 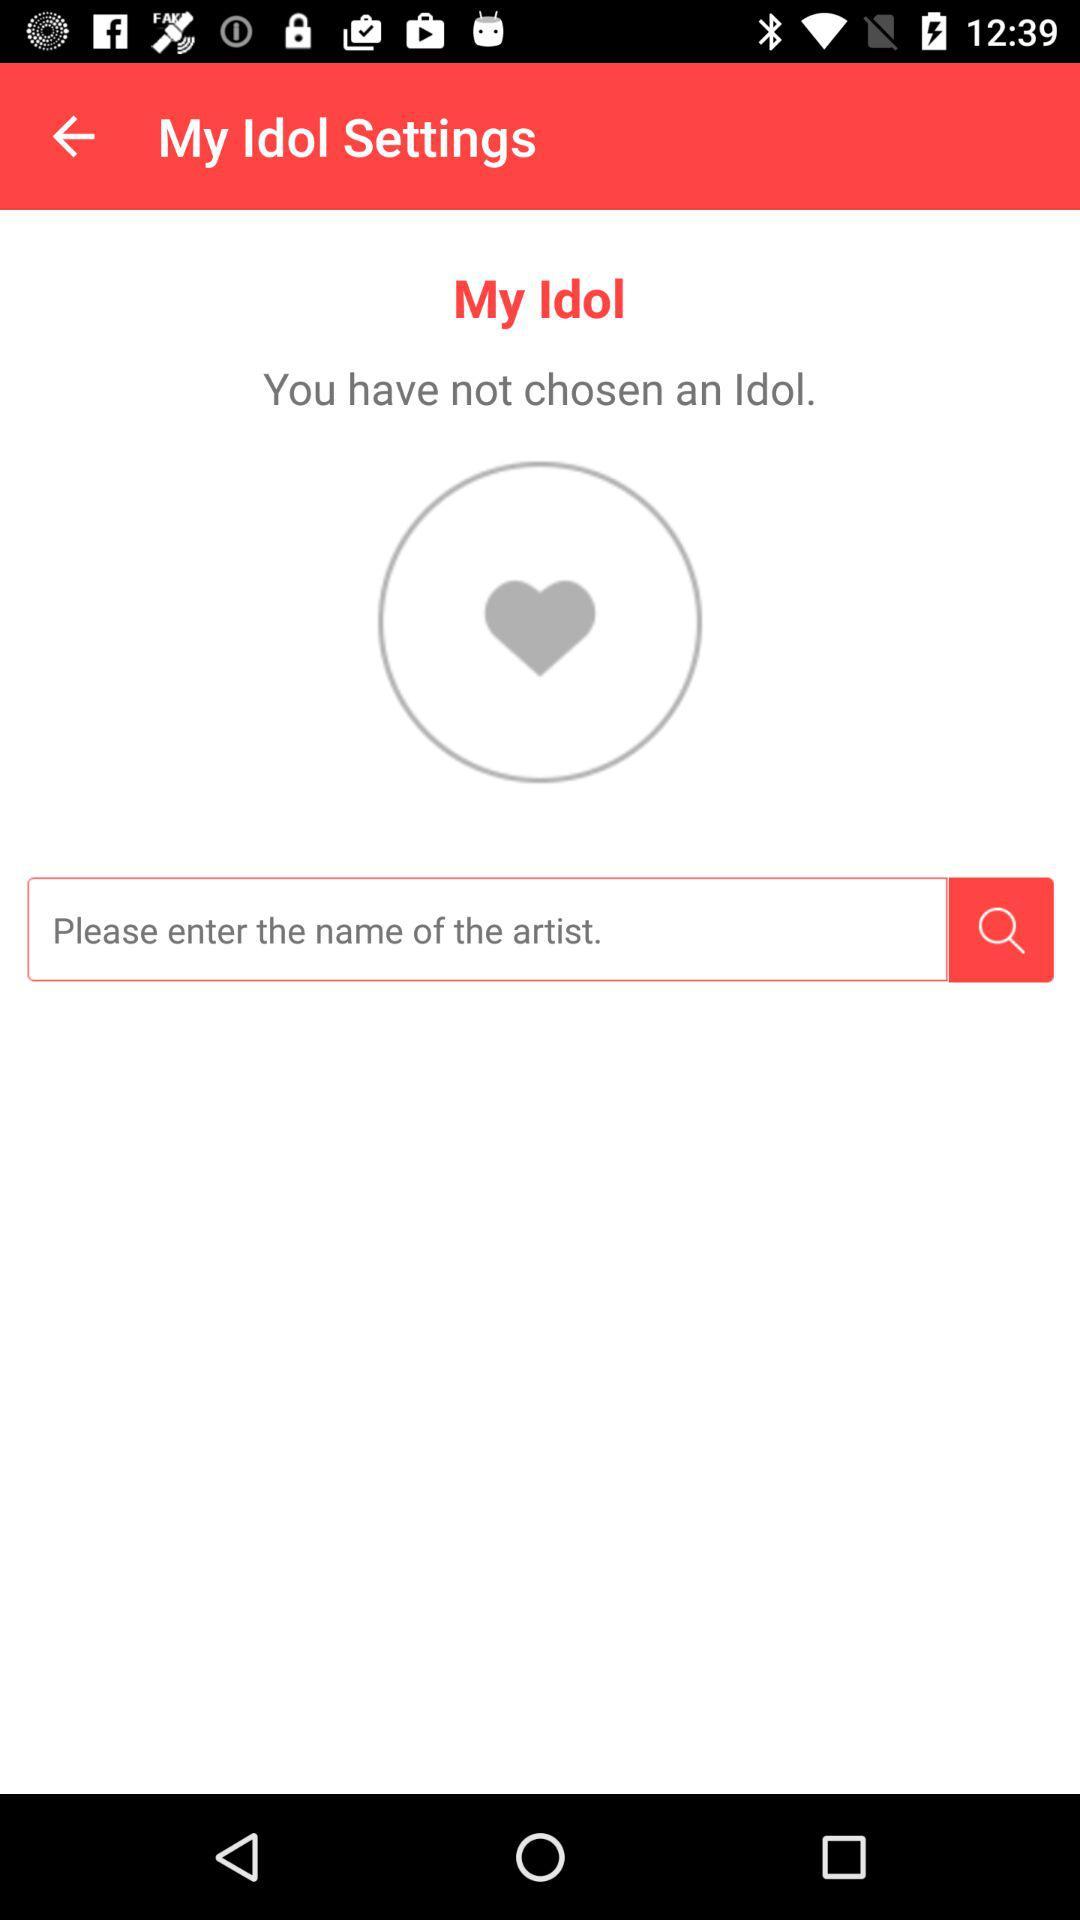 I want to click on search for something, so click(x=1001, y=929).